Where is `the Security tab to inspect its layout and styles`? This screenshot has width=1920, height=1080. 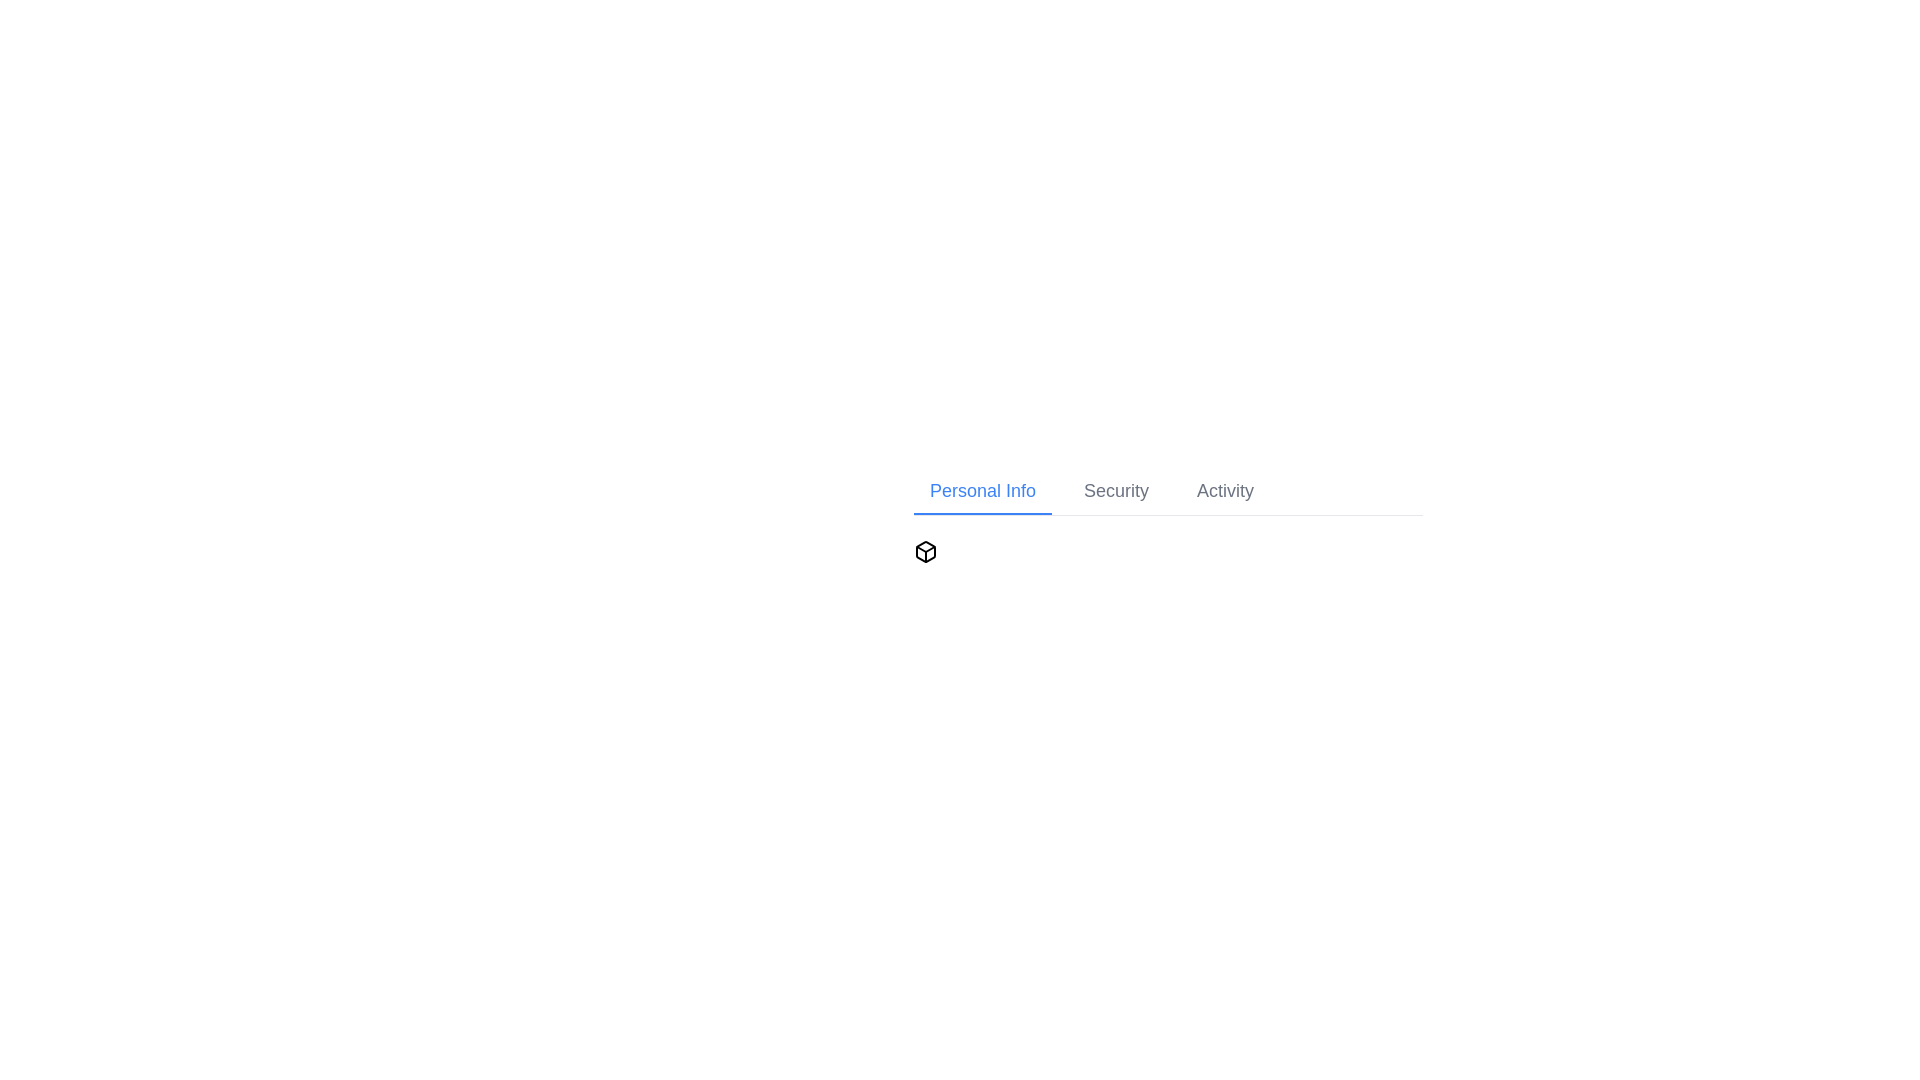 the Security tab to inspect its layout and styles is located at coordinates (1115, 492).